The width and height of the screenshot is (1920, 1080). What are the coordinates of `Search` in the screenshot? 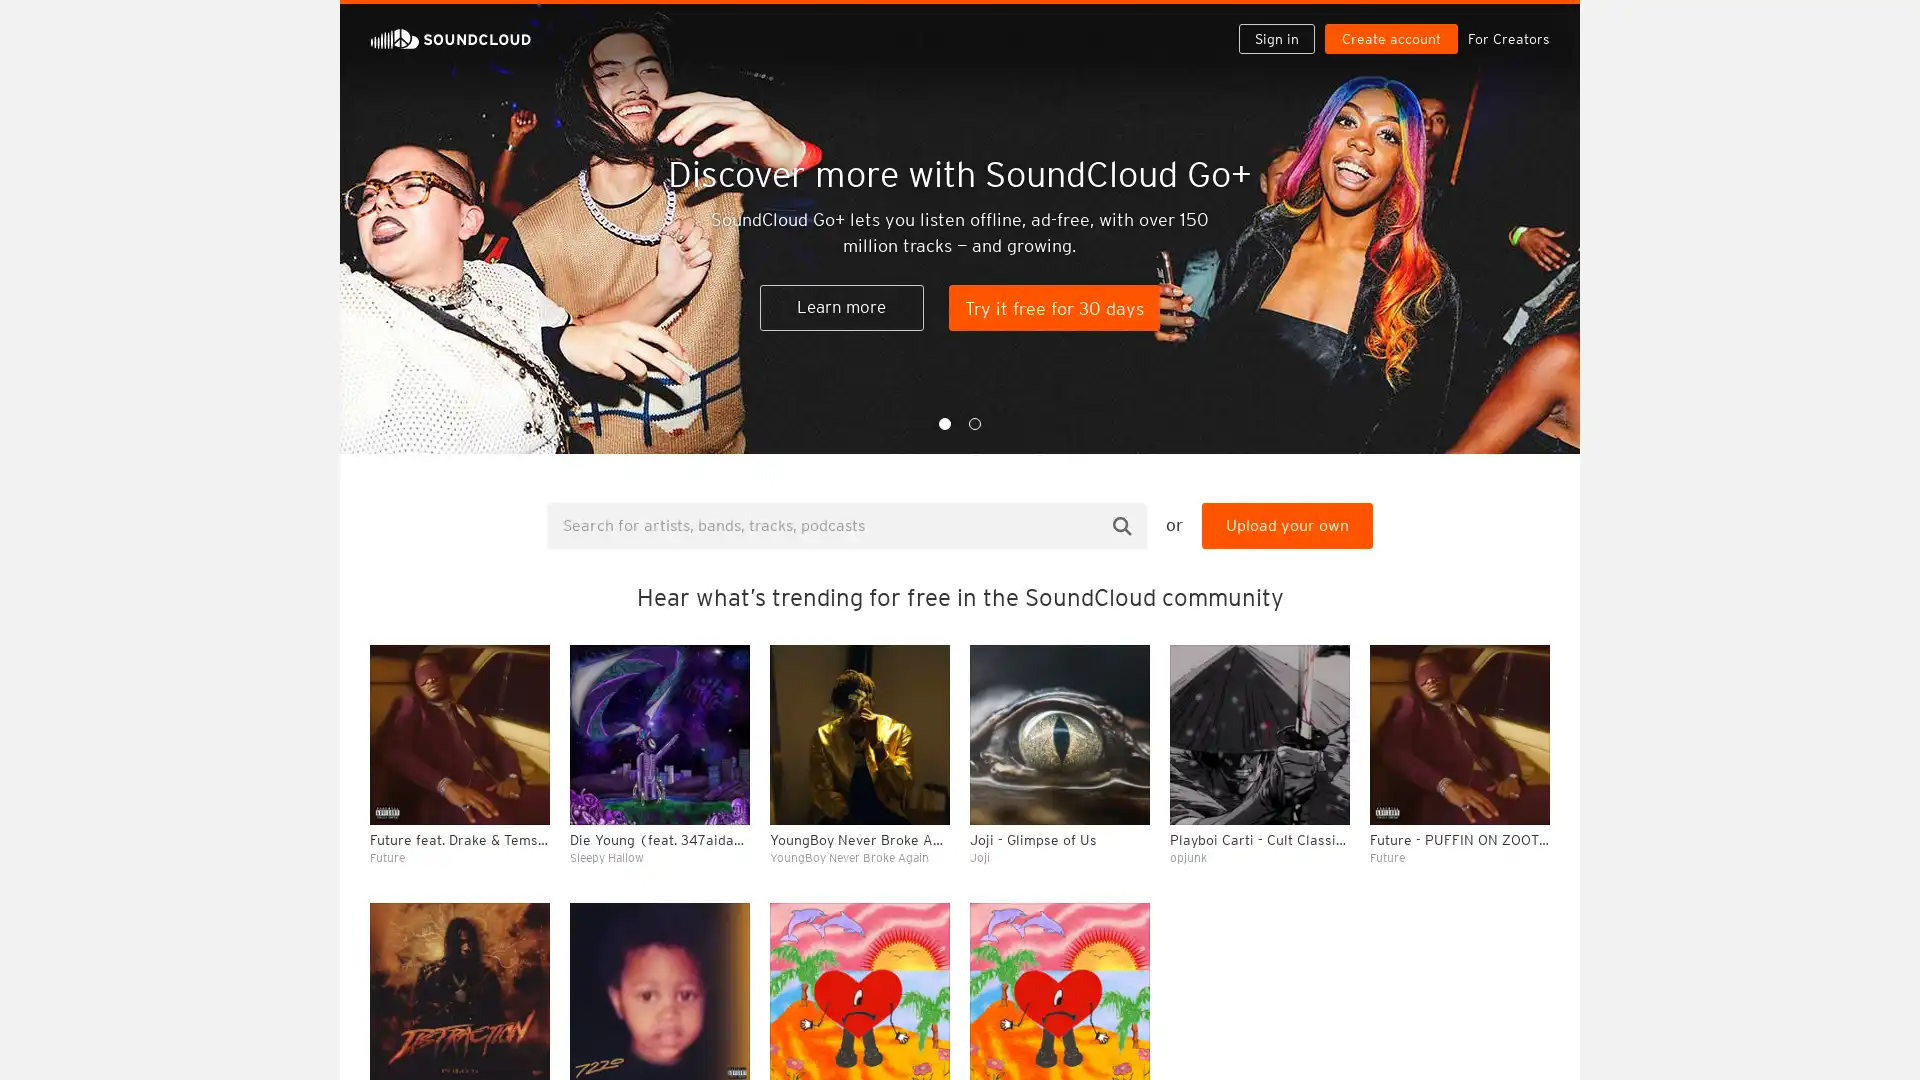 It's located at (1122, 524).